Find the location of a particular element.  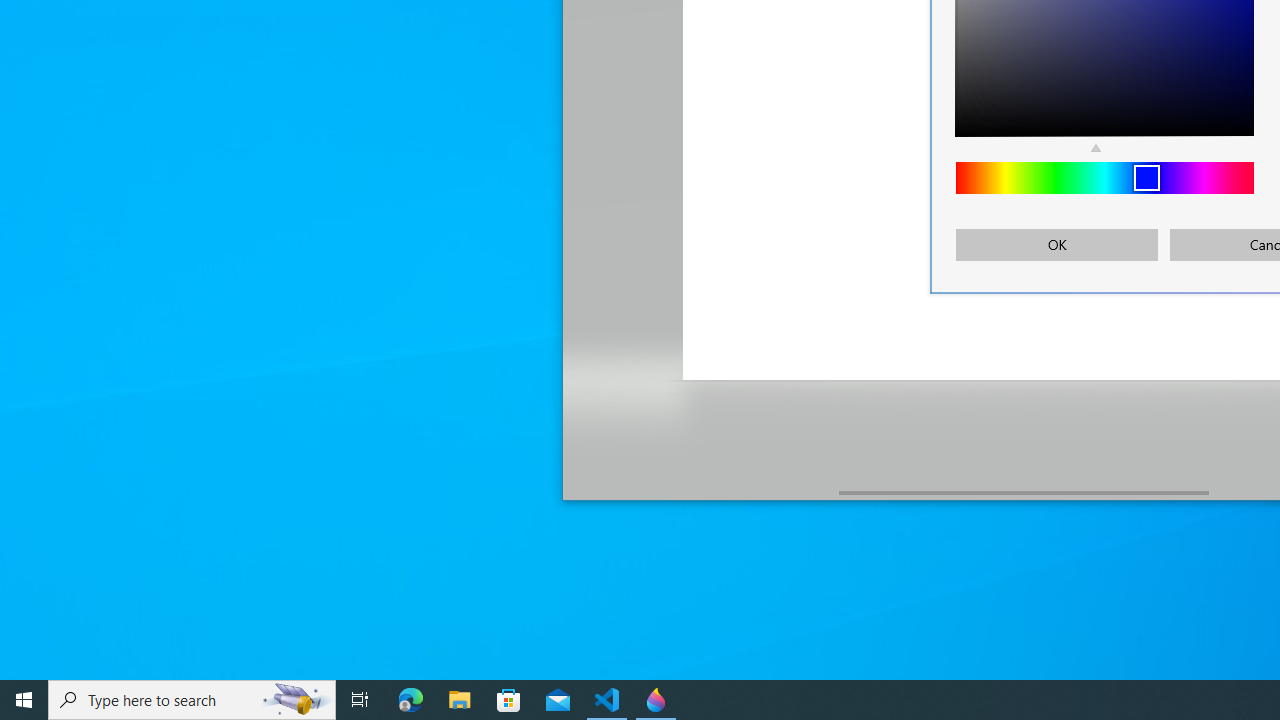

'Task View' is located at coordinates (359, 698).